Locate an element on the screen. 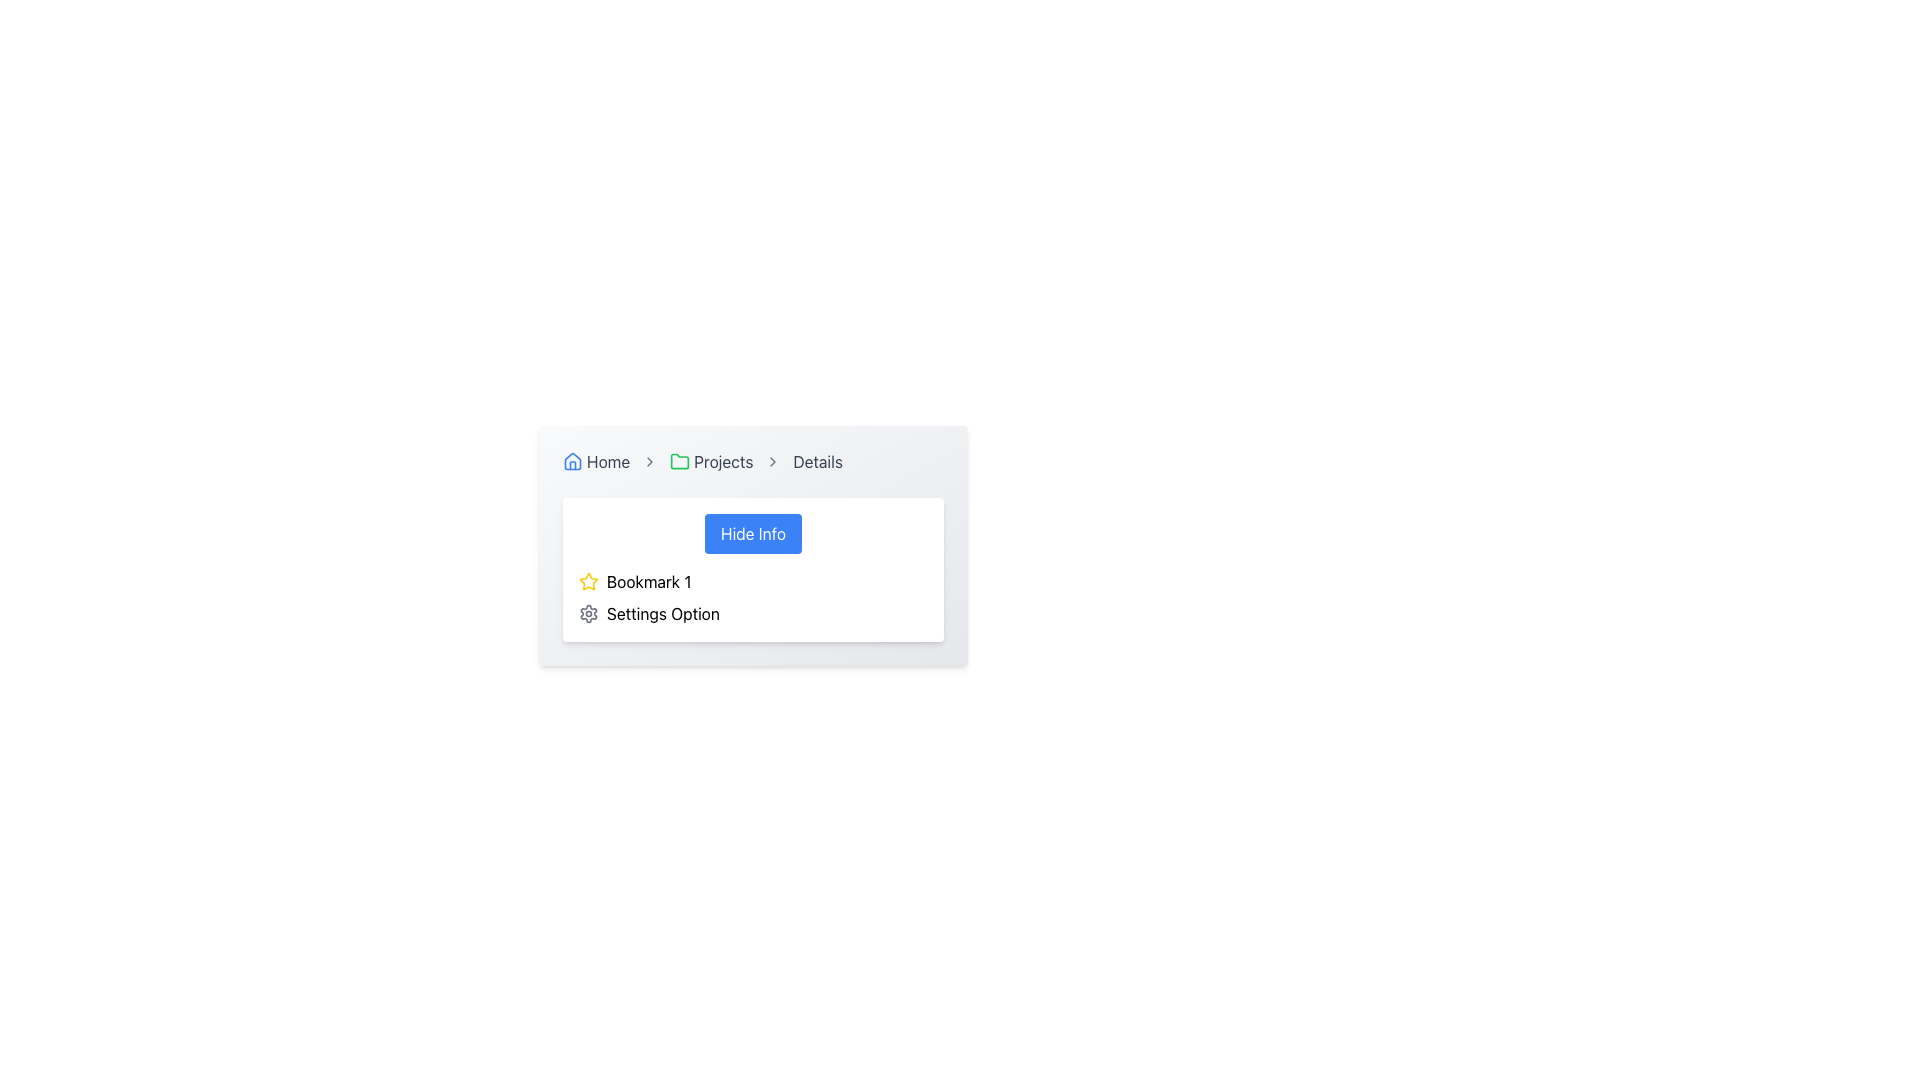 The image size is (1920, 1080). the settings icon located to the left of the 'Settings Option' text is located at coordinates (588, 612).